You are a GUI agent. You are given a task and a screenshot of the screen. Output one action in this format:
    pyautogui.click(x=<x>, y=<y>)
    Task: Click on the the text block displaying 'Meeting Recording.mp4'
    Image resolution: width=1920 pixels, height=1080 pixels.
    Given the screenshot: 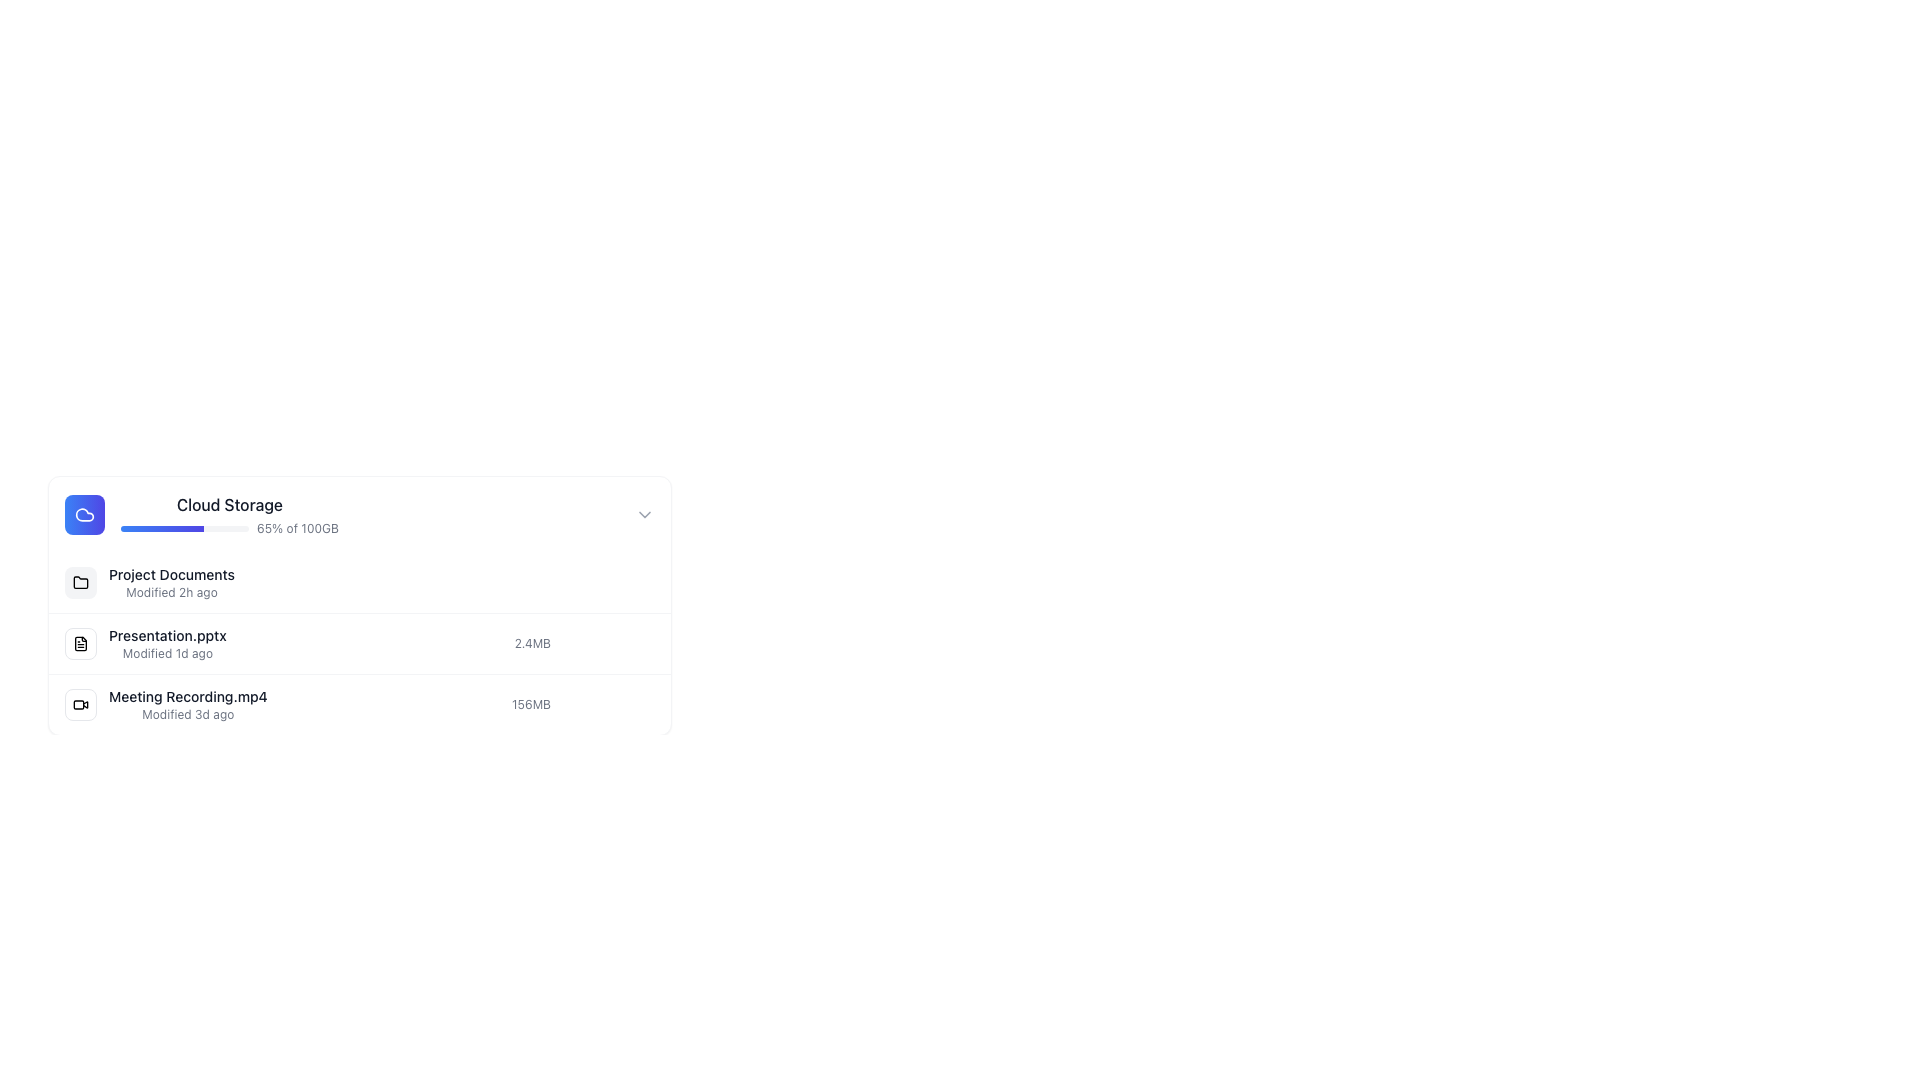 What is the action you would take?
    pyautogui.click(x=188, y=704)
    